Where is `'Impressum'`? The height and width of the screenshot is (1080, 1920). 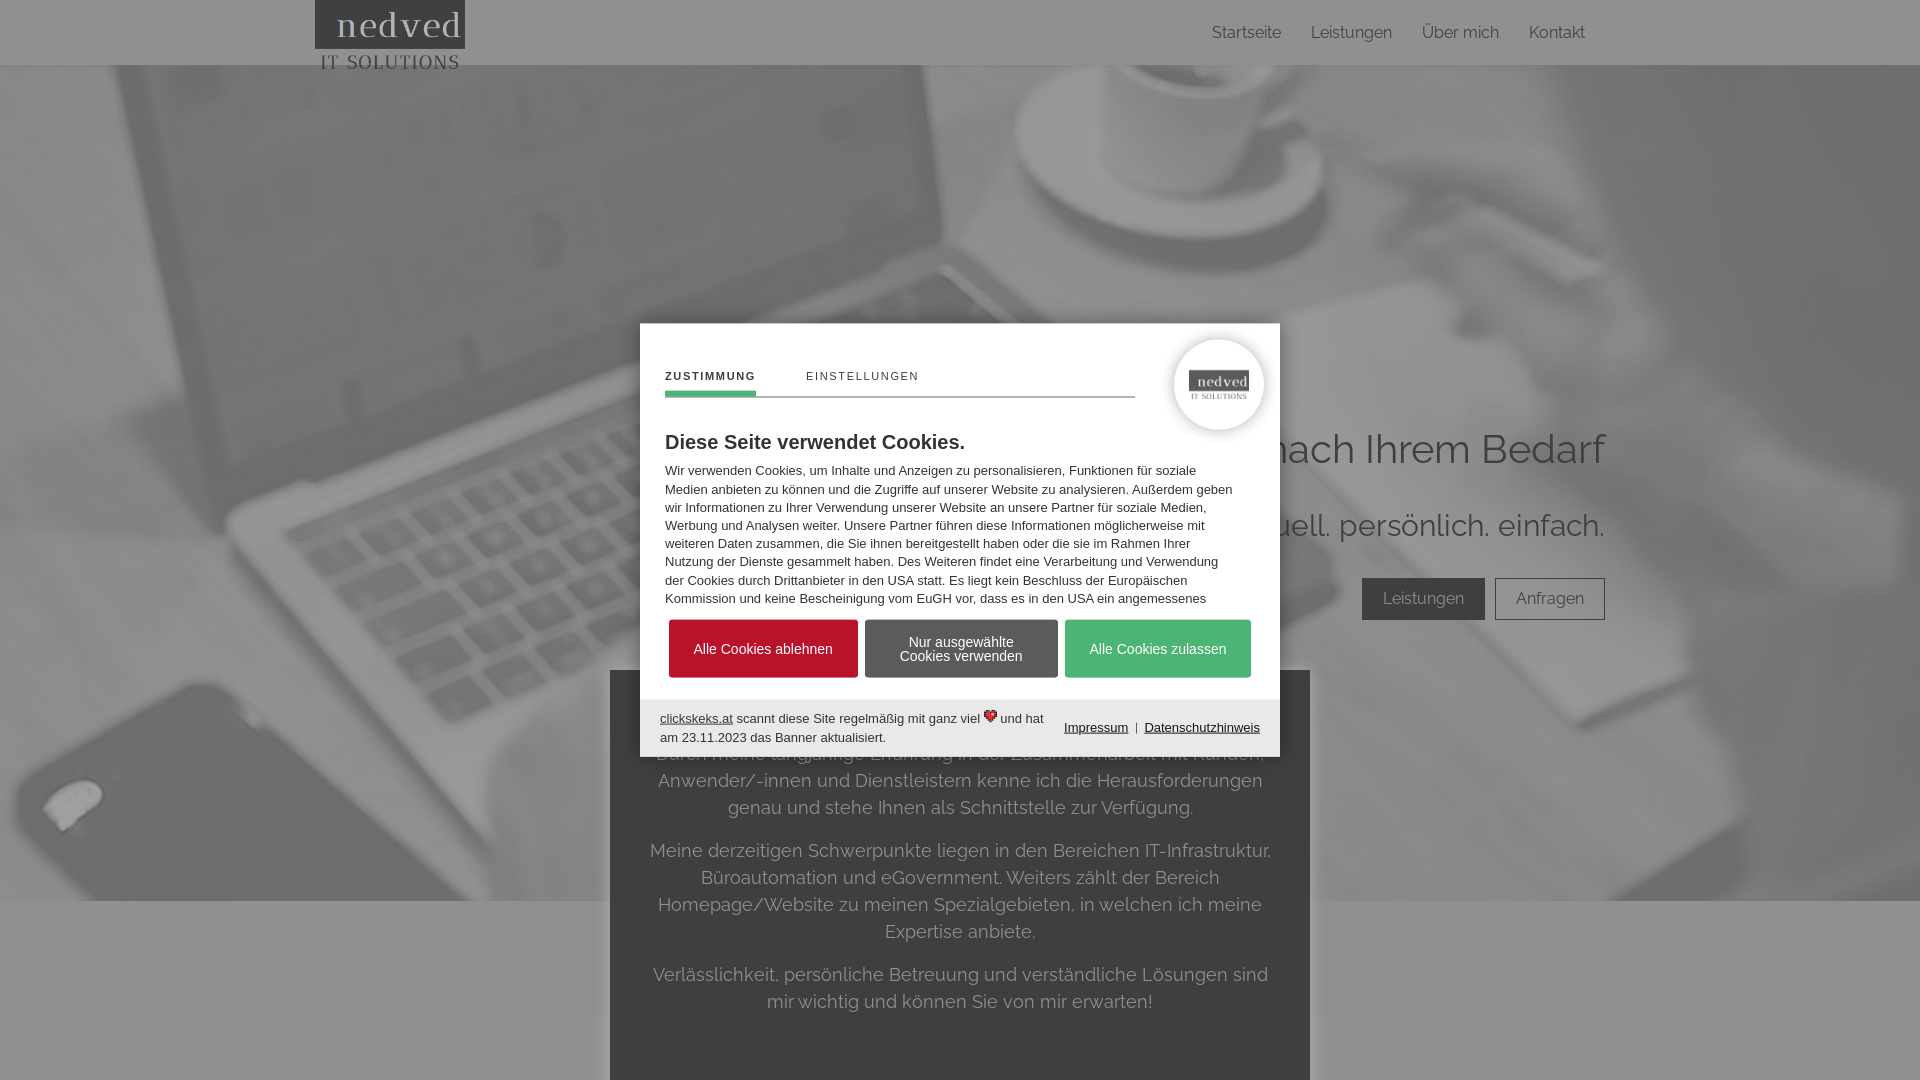 'Impressum' is located at coordinates (1063, 728).